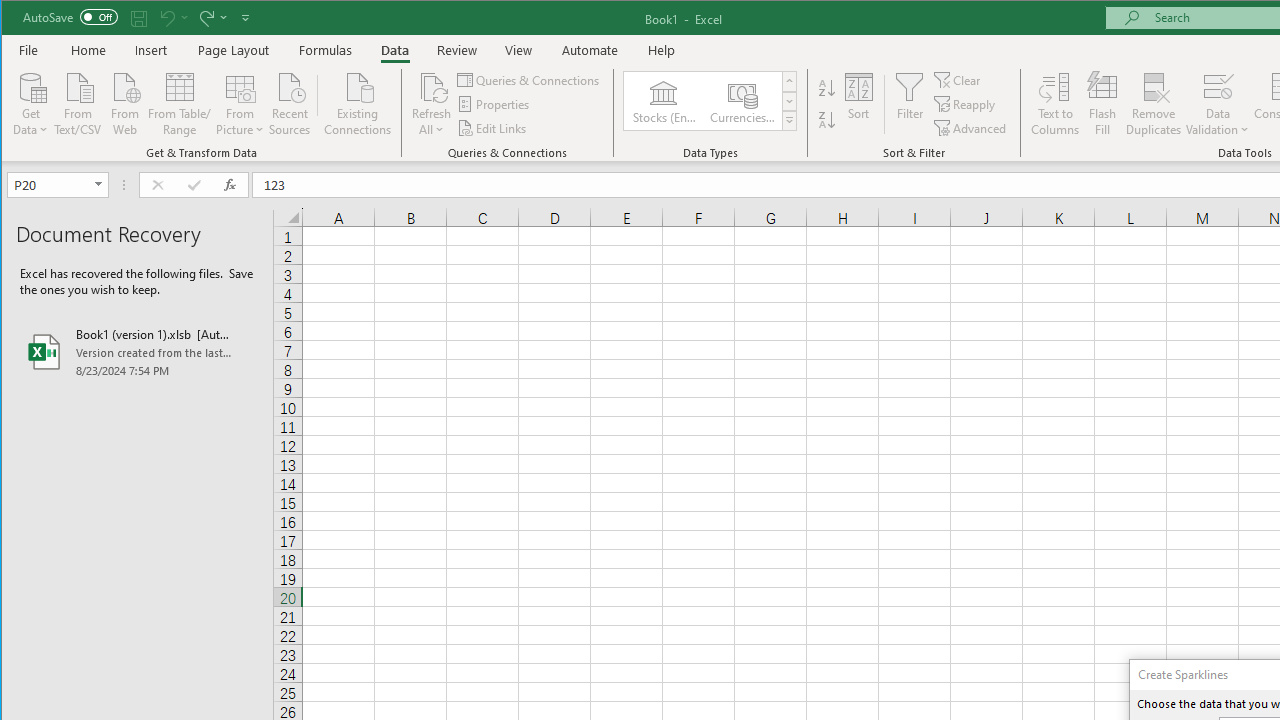 The image size is (1280, 720). What do you see at coordinates (179, 102) in the screenshot?
I see `'From Table/Range'` at bounding box center [179, 102].